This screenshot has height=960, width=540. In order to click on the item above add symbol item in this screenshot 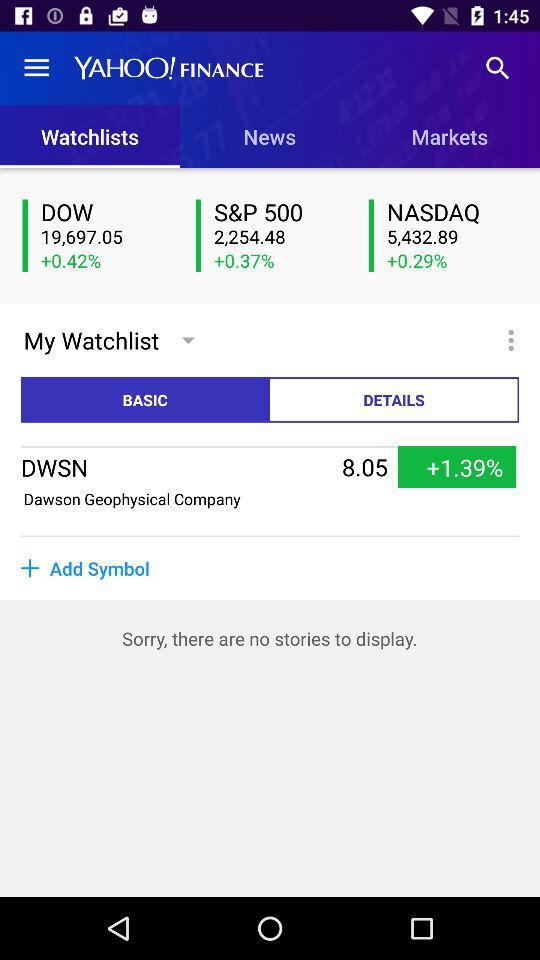, I will do `click(270, 535)`.